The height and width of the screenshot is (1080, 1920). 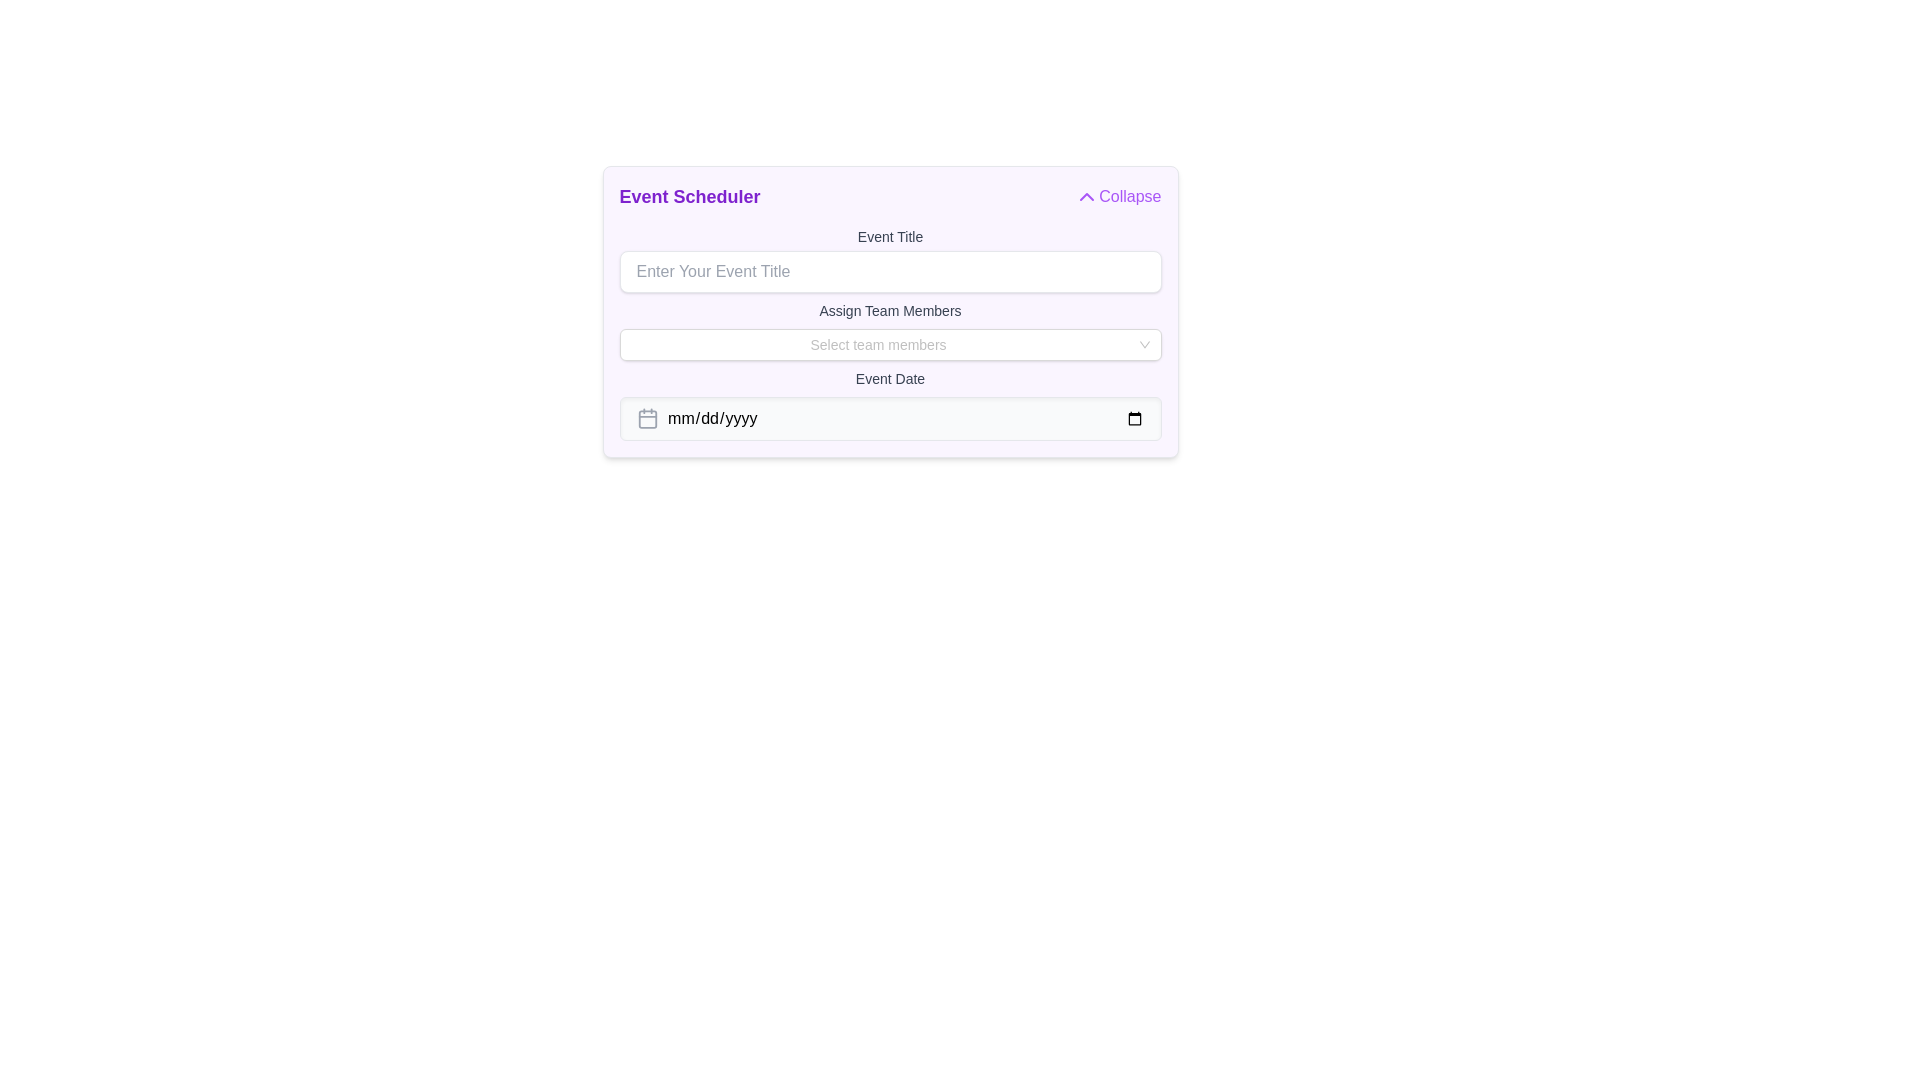 I want to click on 'Event Scheduler' header section that includes the 'Collapse' button for information, so click(x=889, y=196).